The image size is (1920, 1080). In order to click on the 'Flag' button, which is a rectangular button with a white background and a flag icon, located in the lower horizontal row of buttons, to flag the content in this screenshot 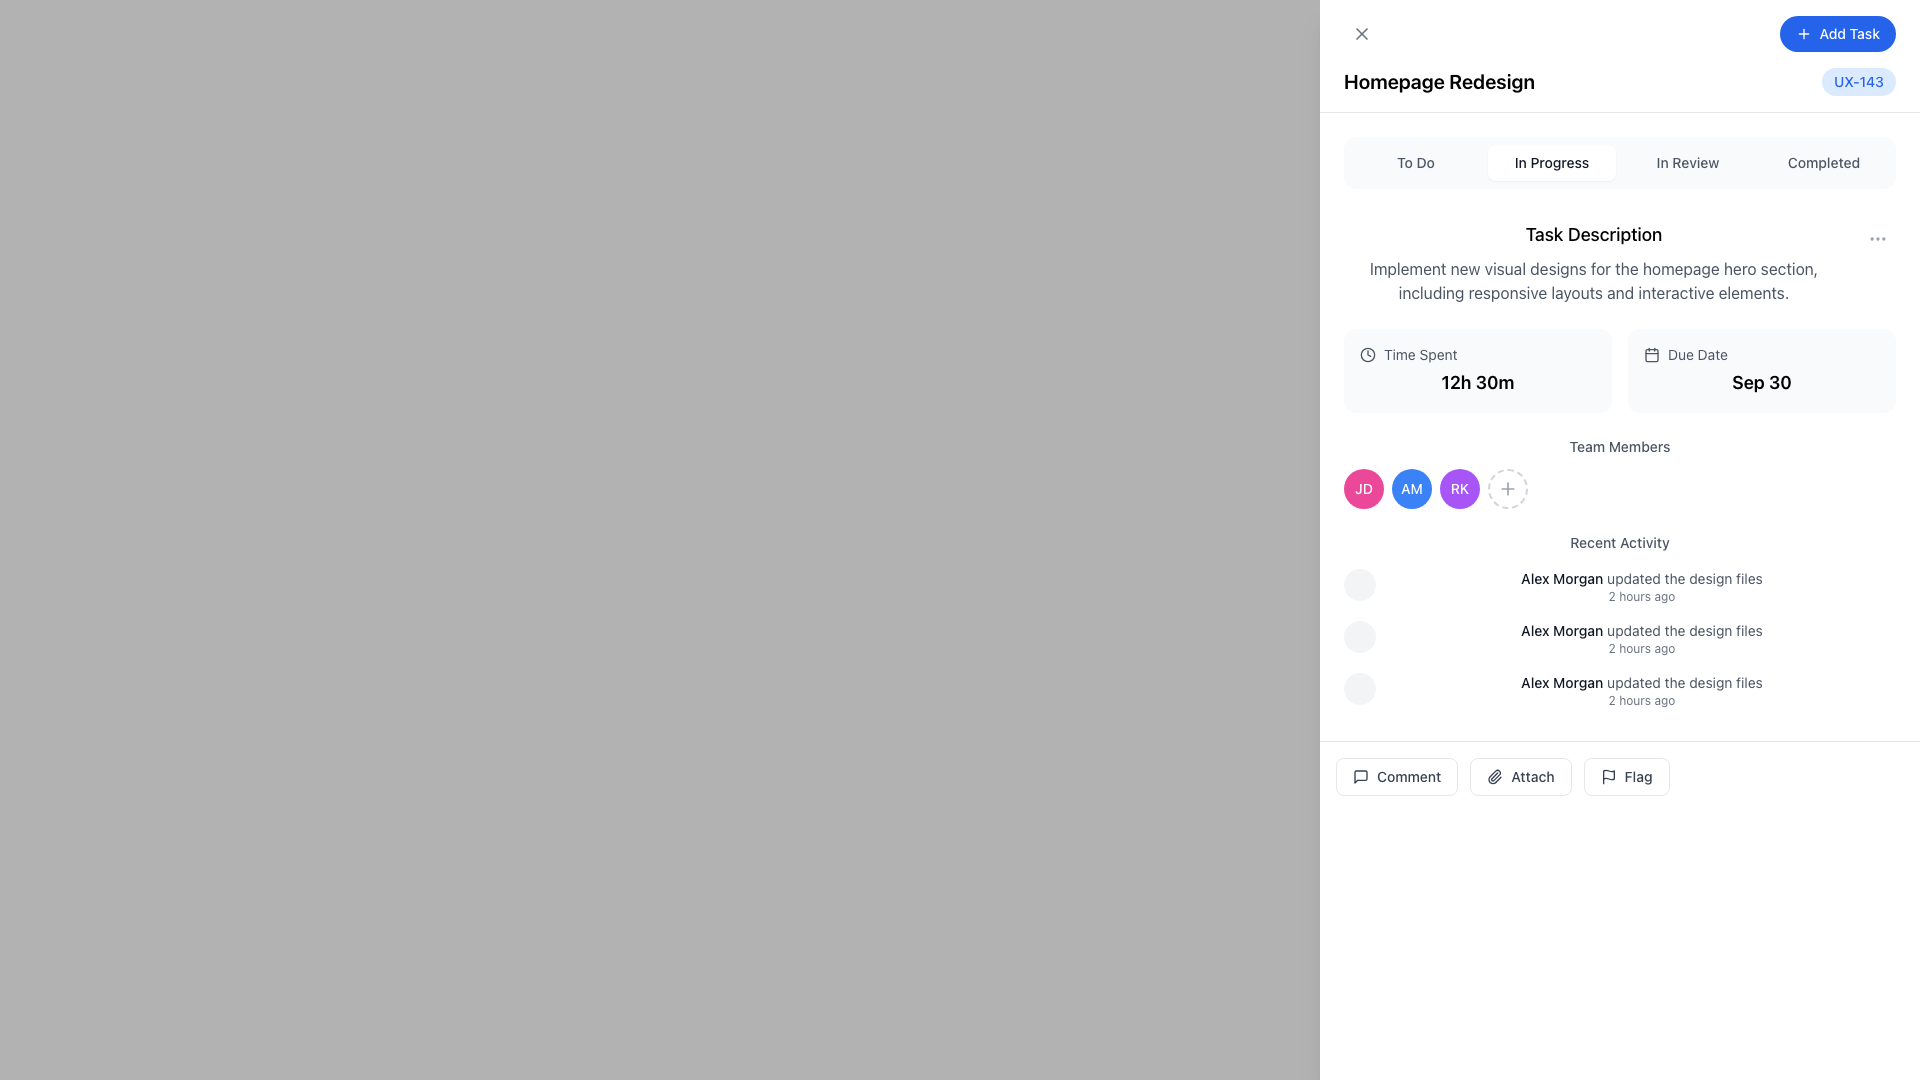, I will do `click(1626, 775)`.